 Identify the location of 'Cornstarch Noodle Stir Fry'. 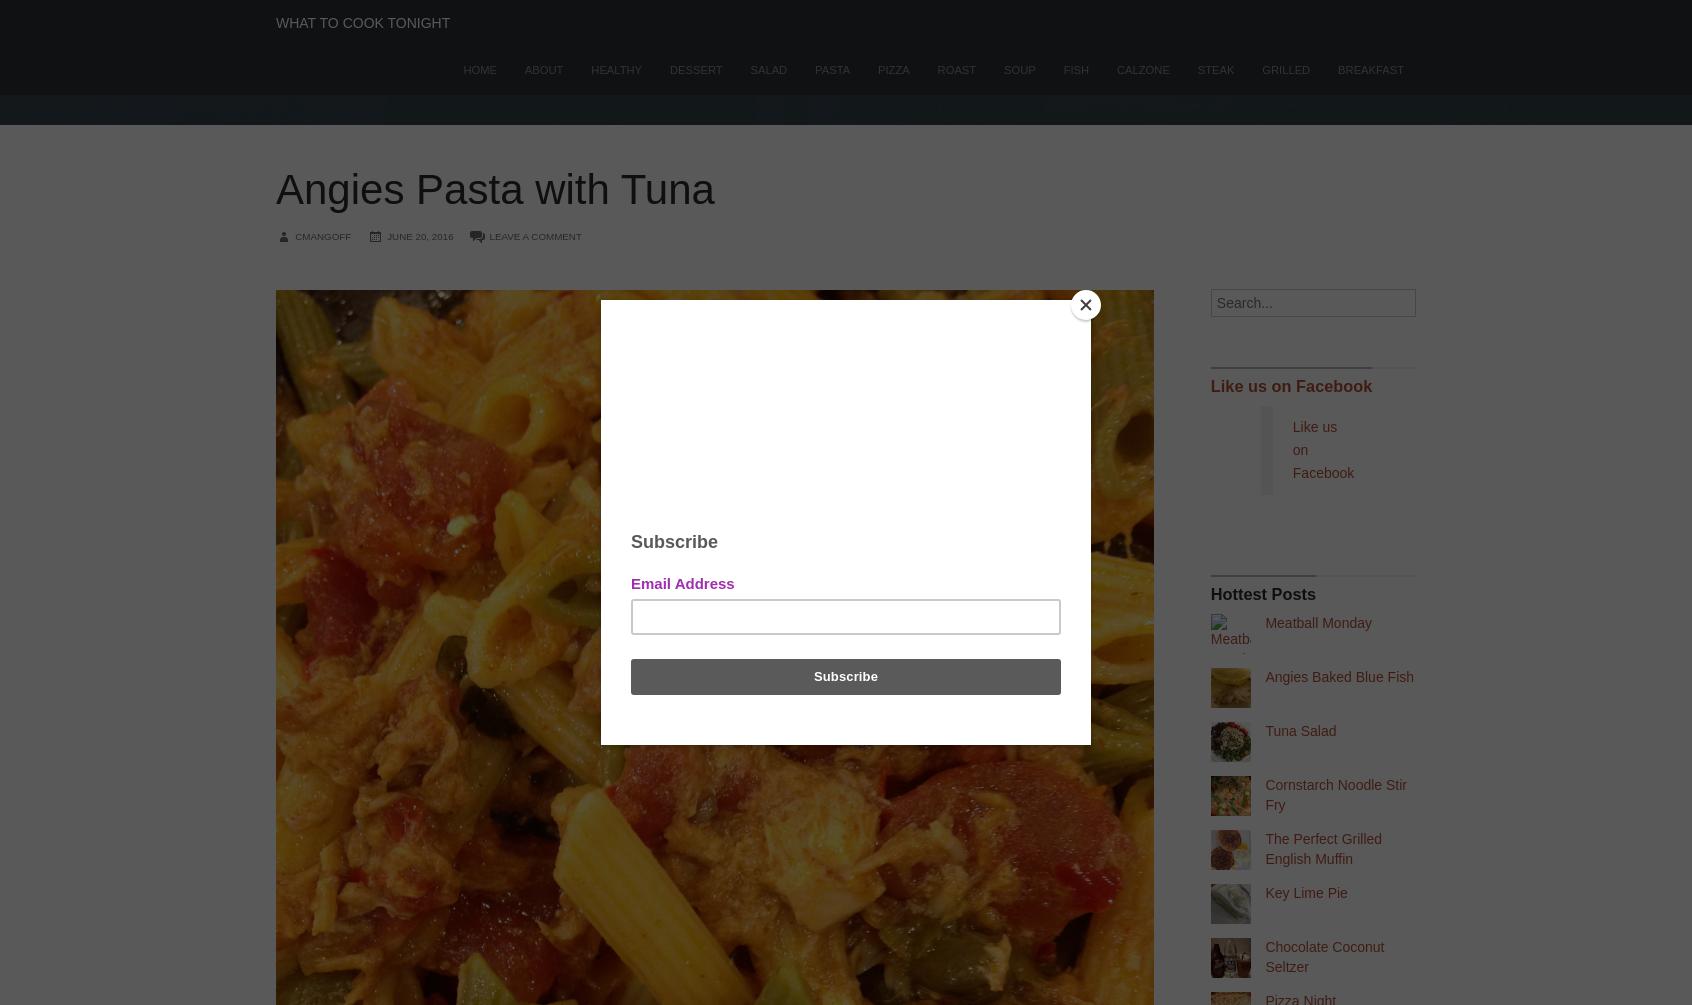
(1335, 794).